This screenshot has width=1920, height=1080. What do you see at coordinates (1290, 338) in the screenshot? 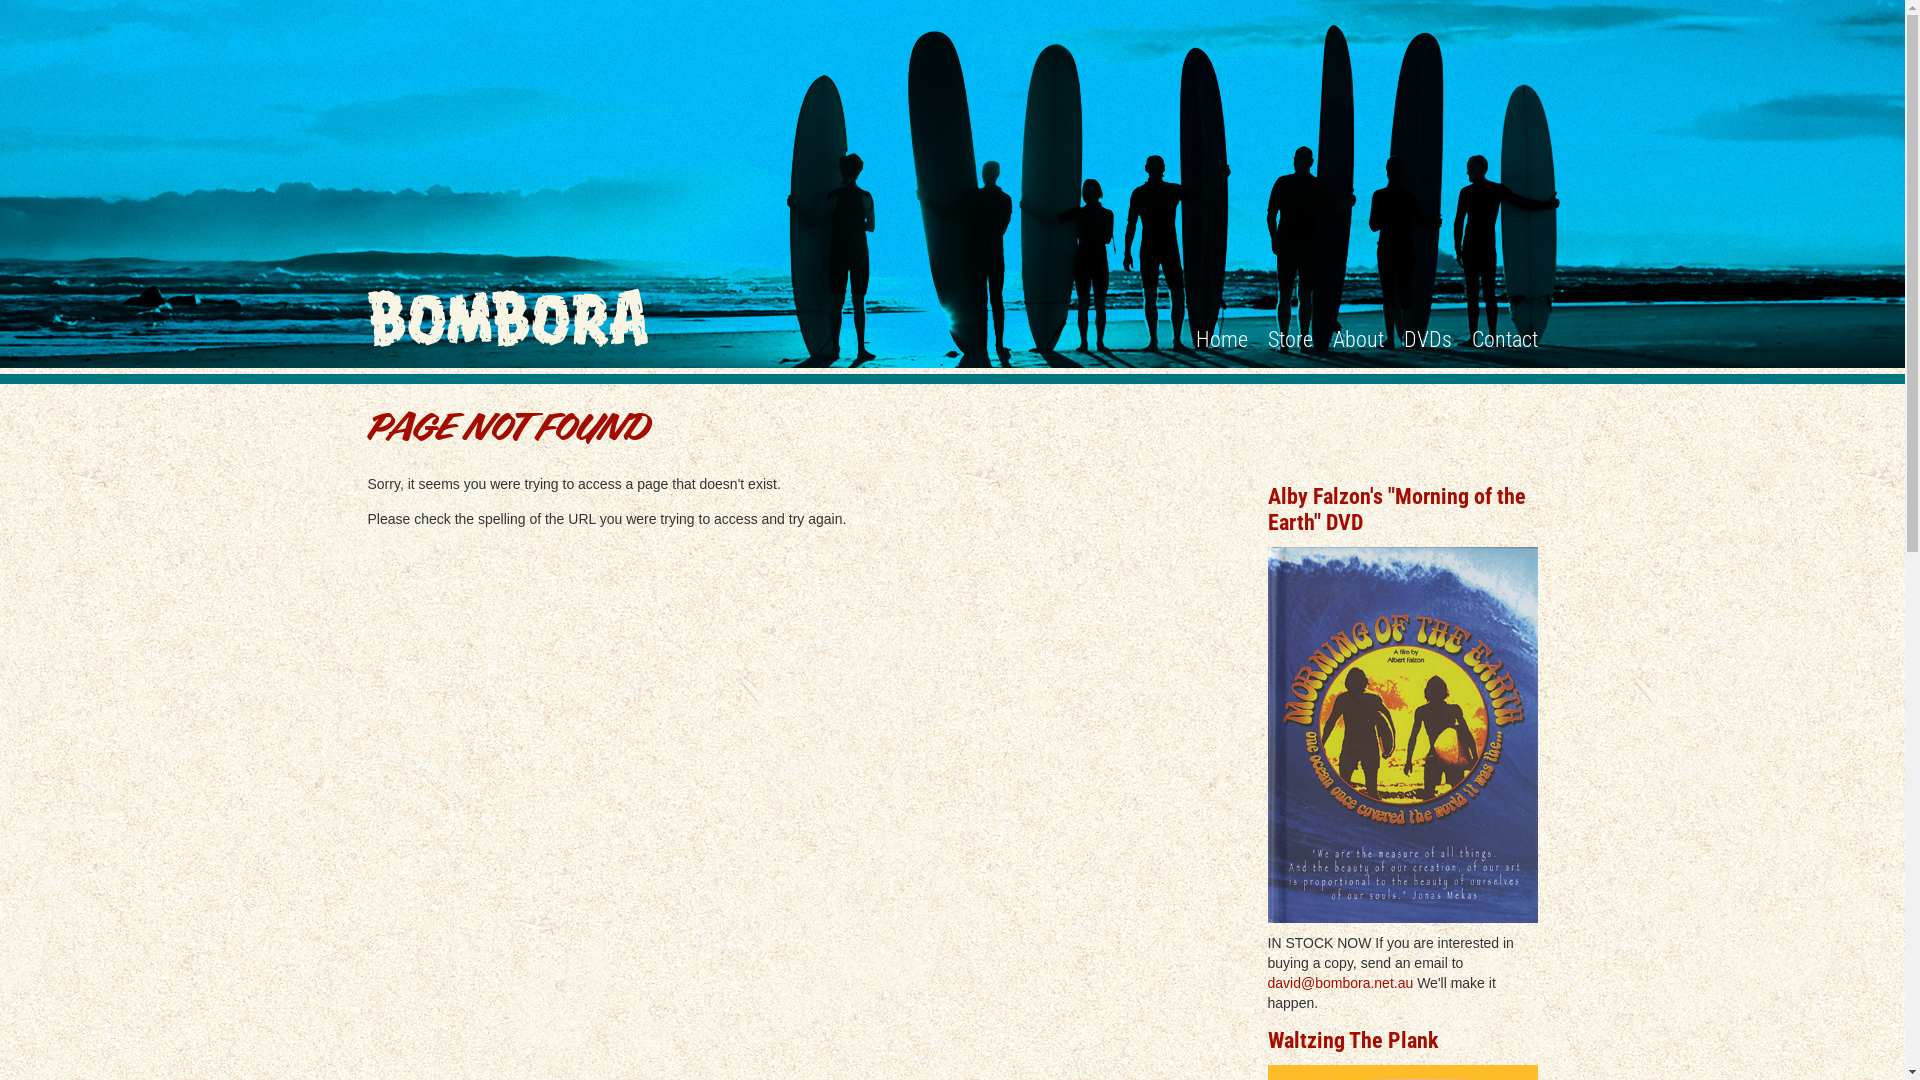
I see `'Store'` at bounding box center [1290, 338].